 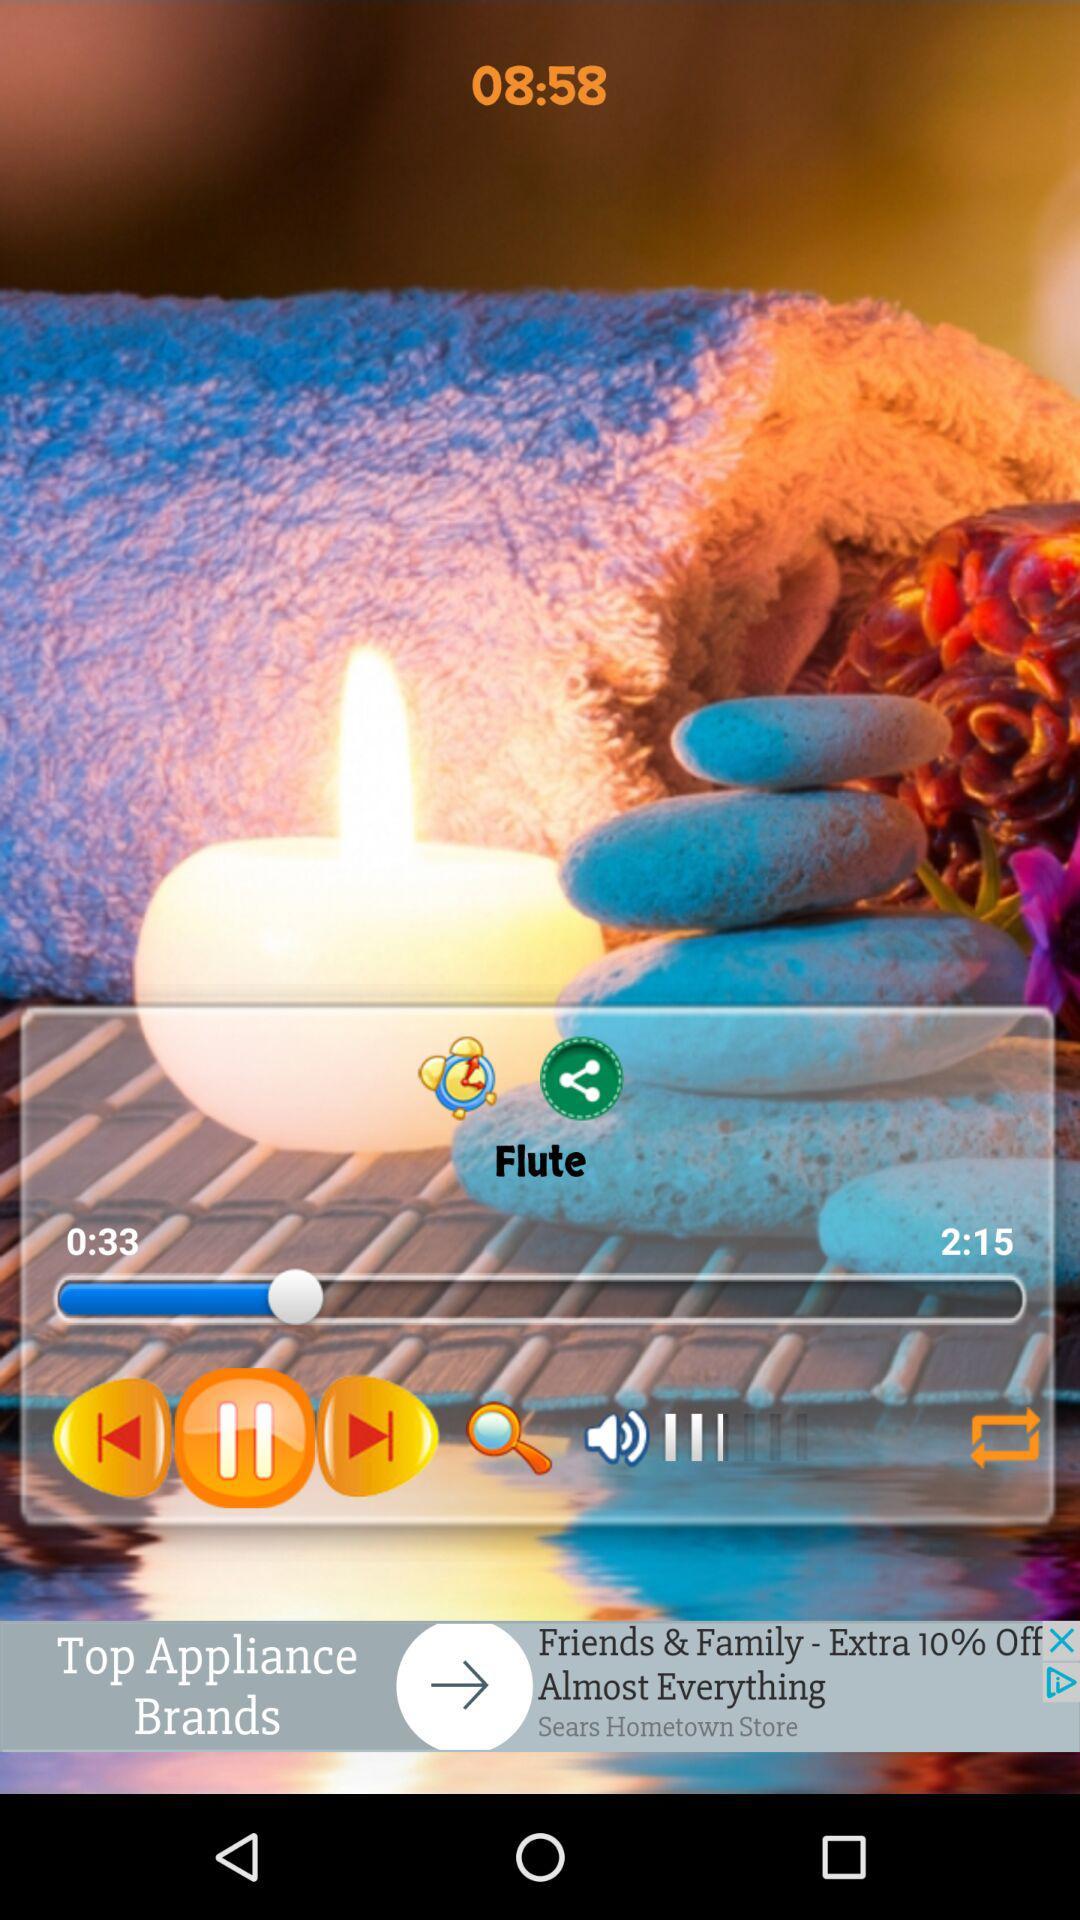 What do you see at coordinates (458, 1077) in the screenshot?
I see `clik timer button` at bounding box center [458, 1077].